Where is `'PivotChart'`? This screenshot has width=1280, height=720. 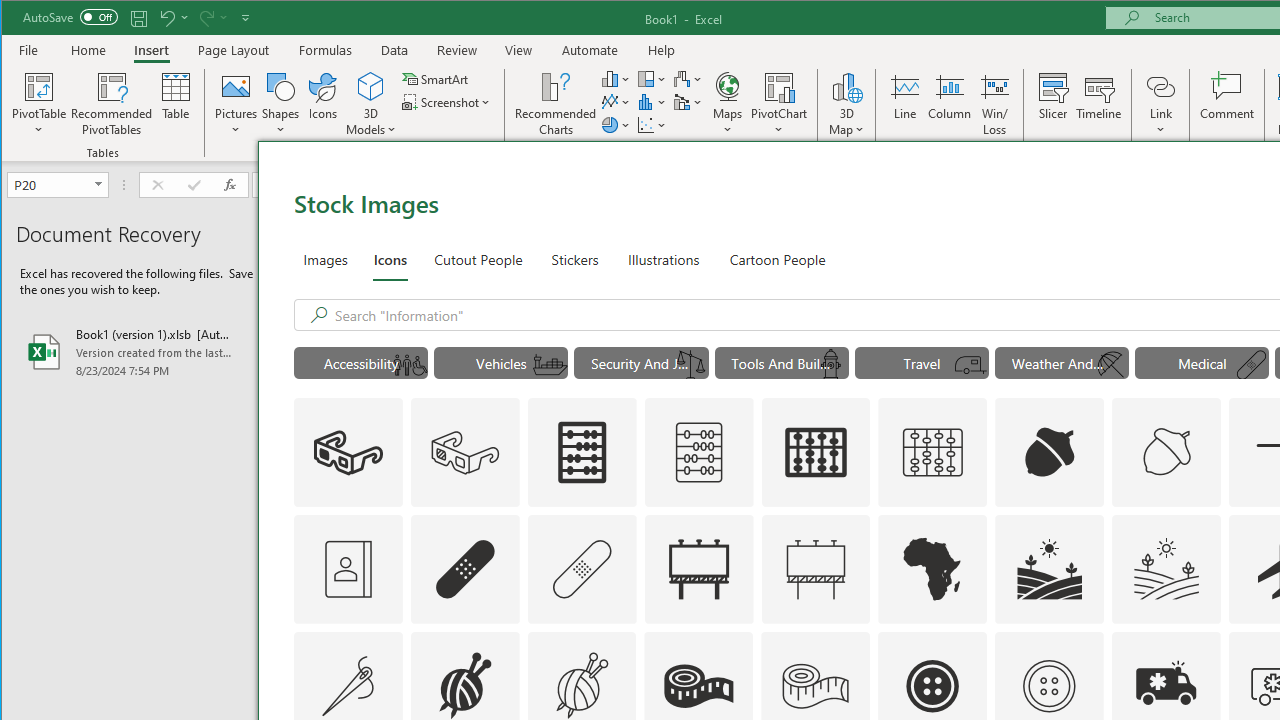
'PivotChart' is located at coordinates (778, 85).